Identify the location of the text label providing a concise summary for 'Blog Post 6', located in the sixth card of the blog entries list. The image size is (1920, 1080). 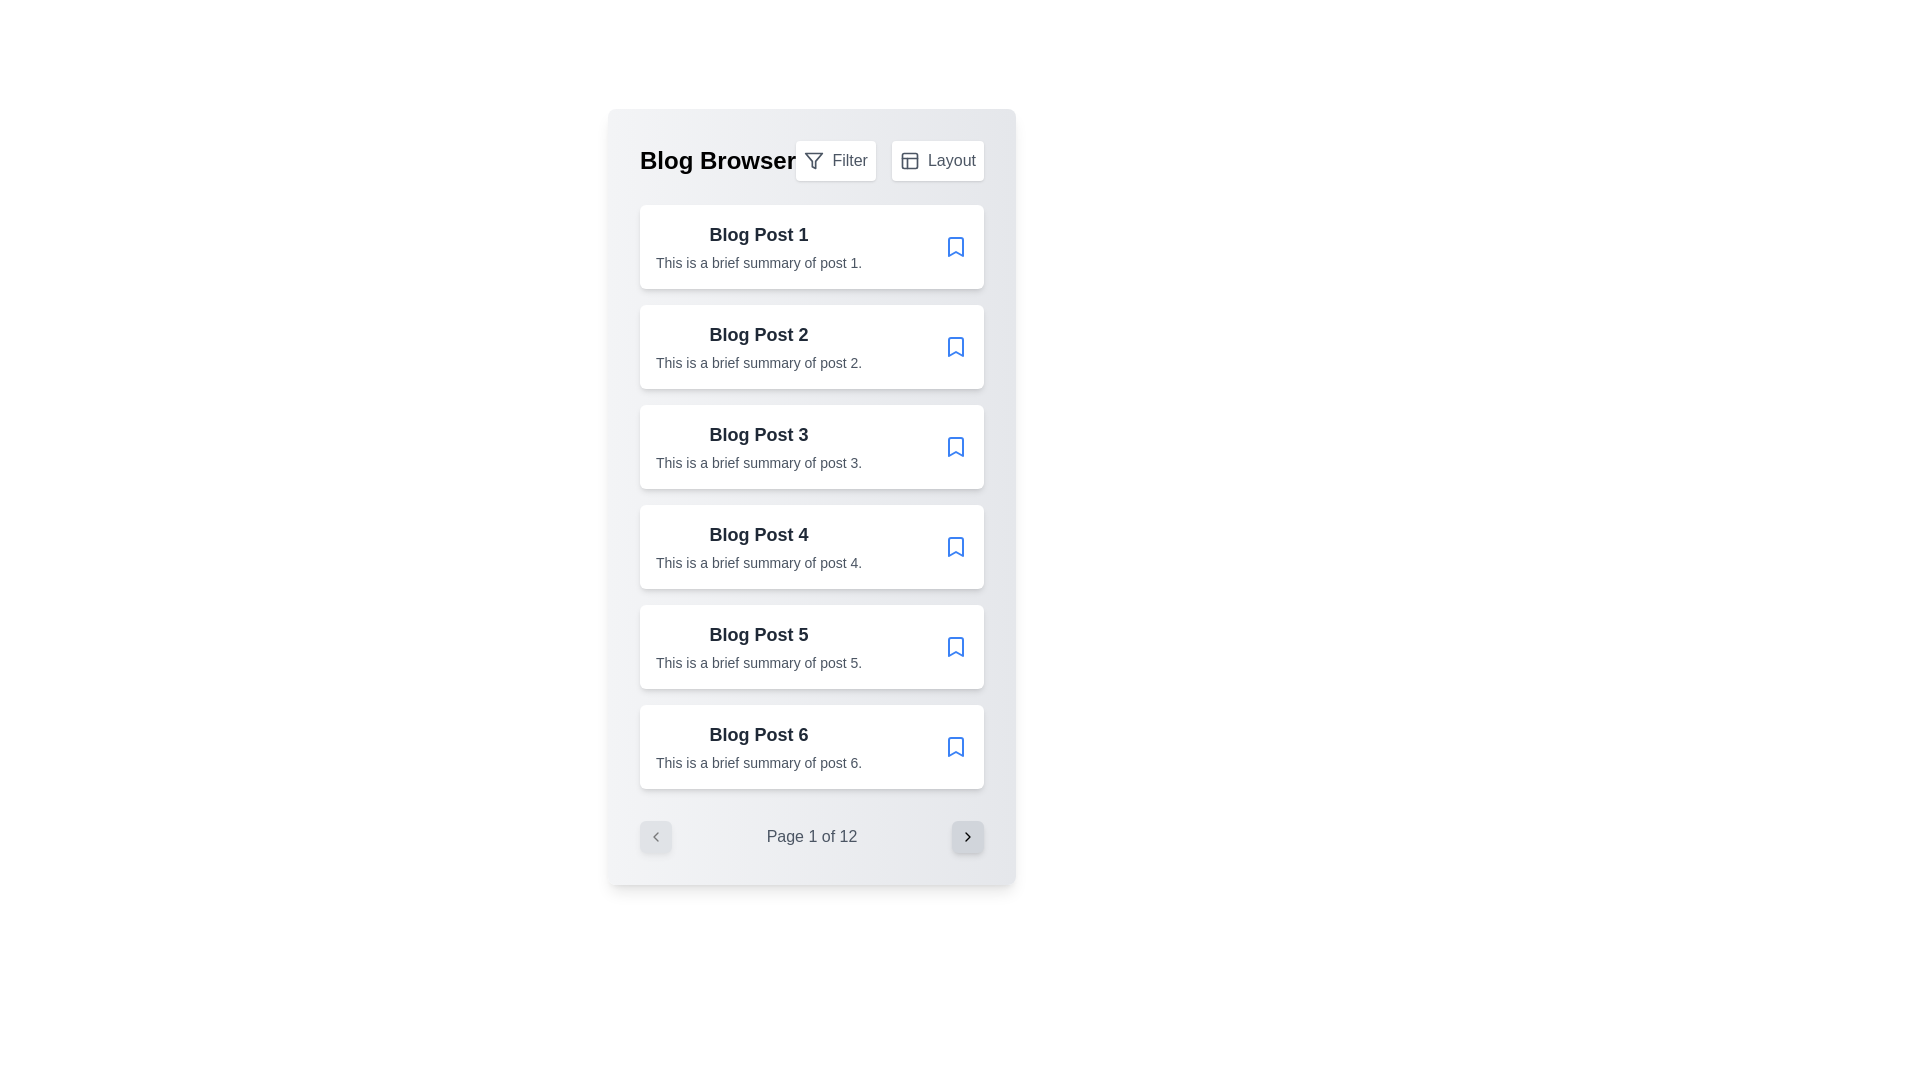
(758, 763).